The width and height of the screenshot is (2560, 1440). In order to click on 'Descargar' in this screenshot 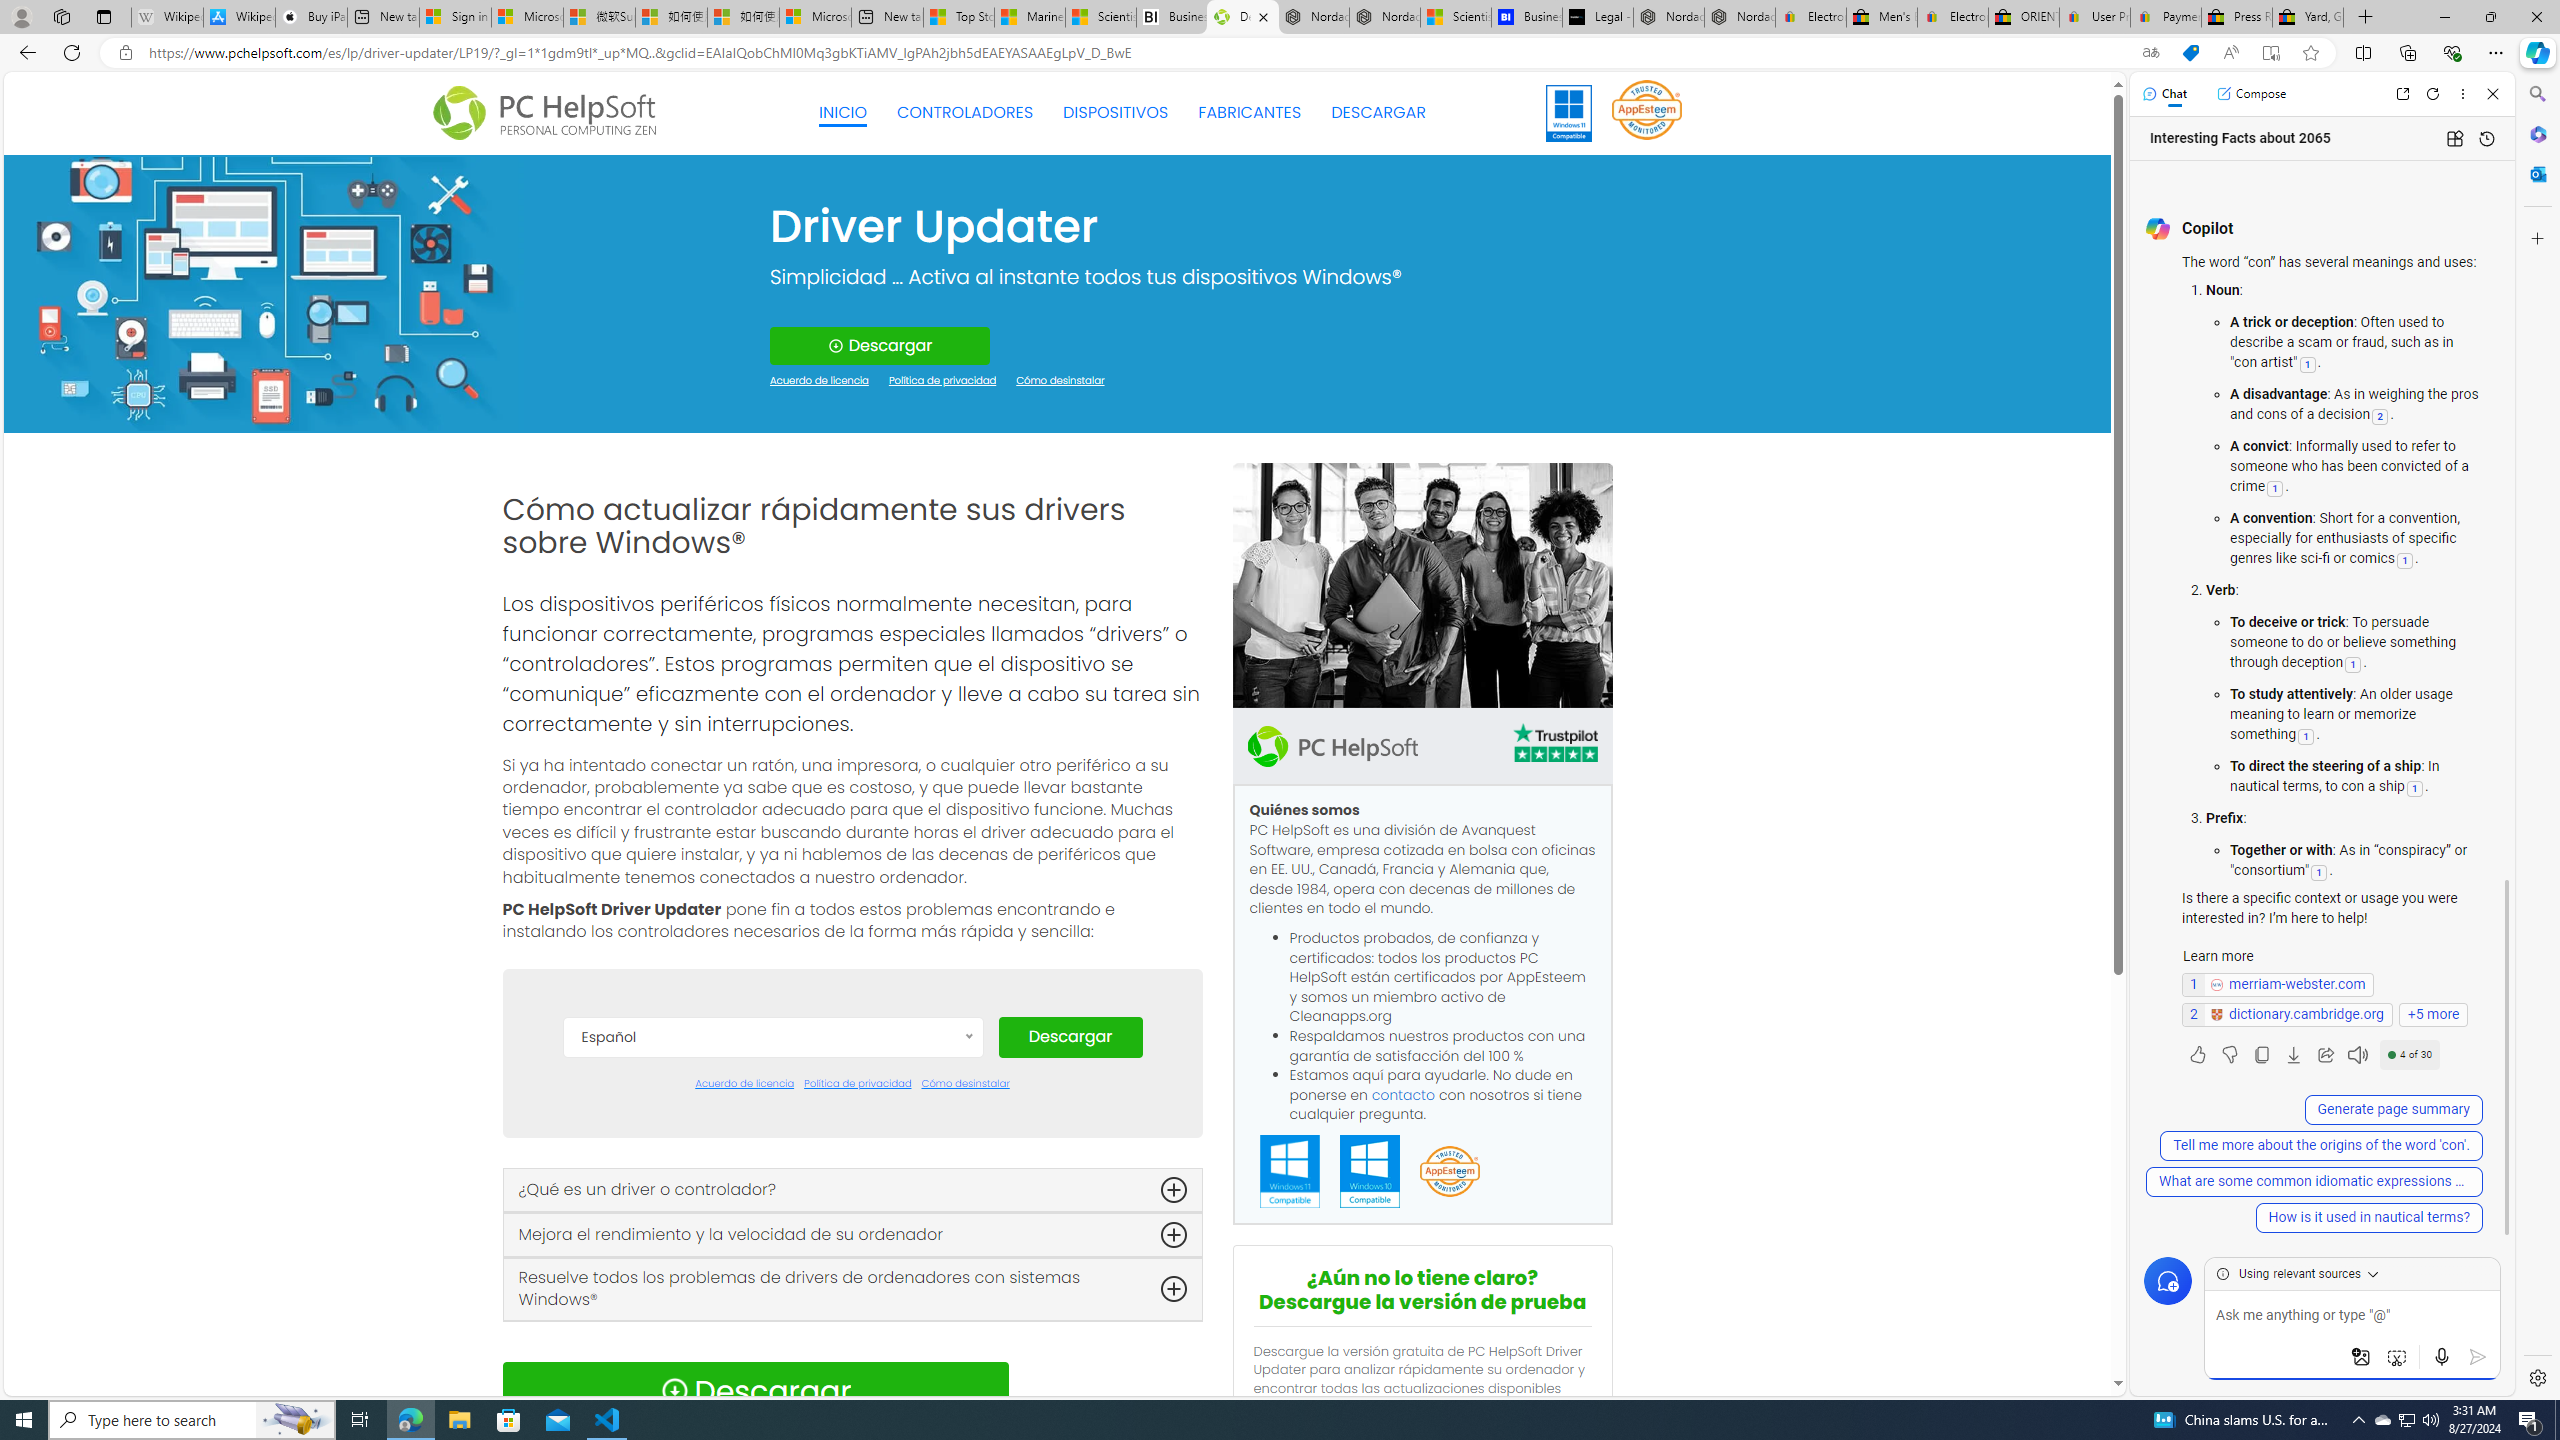, I will do `click(1069, 1037)`.